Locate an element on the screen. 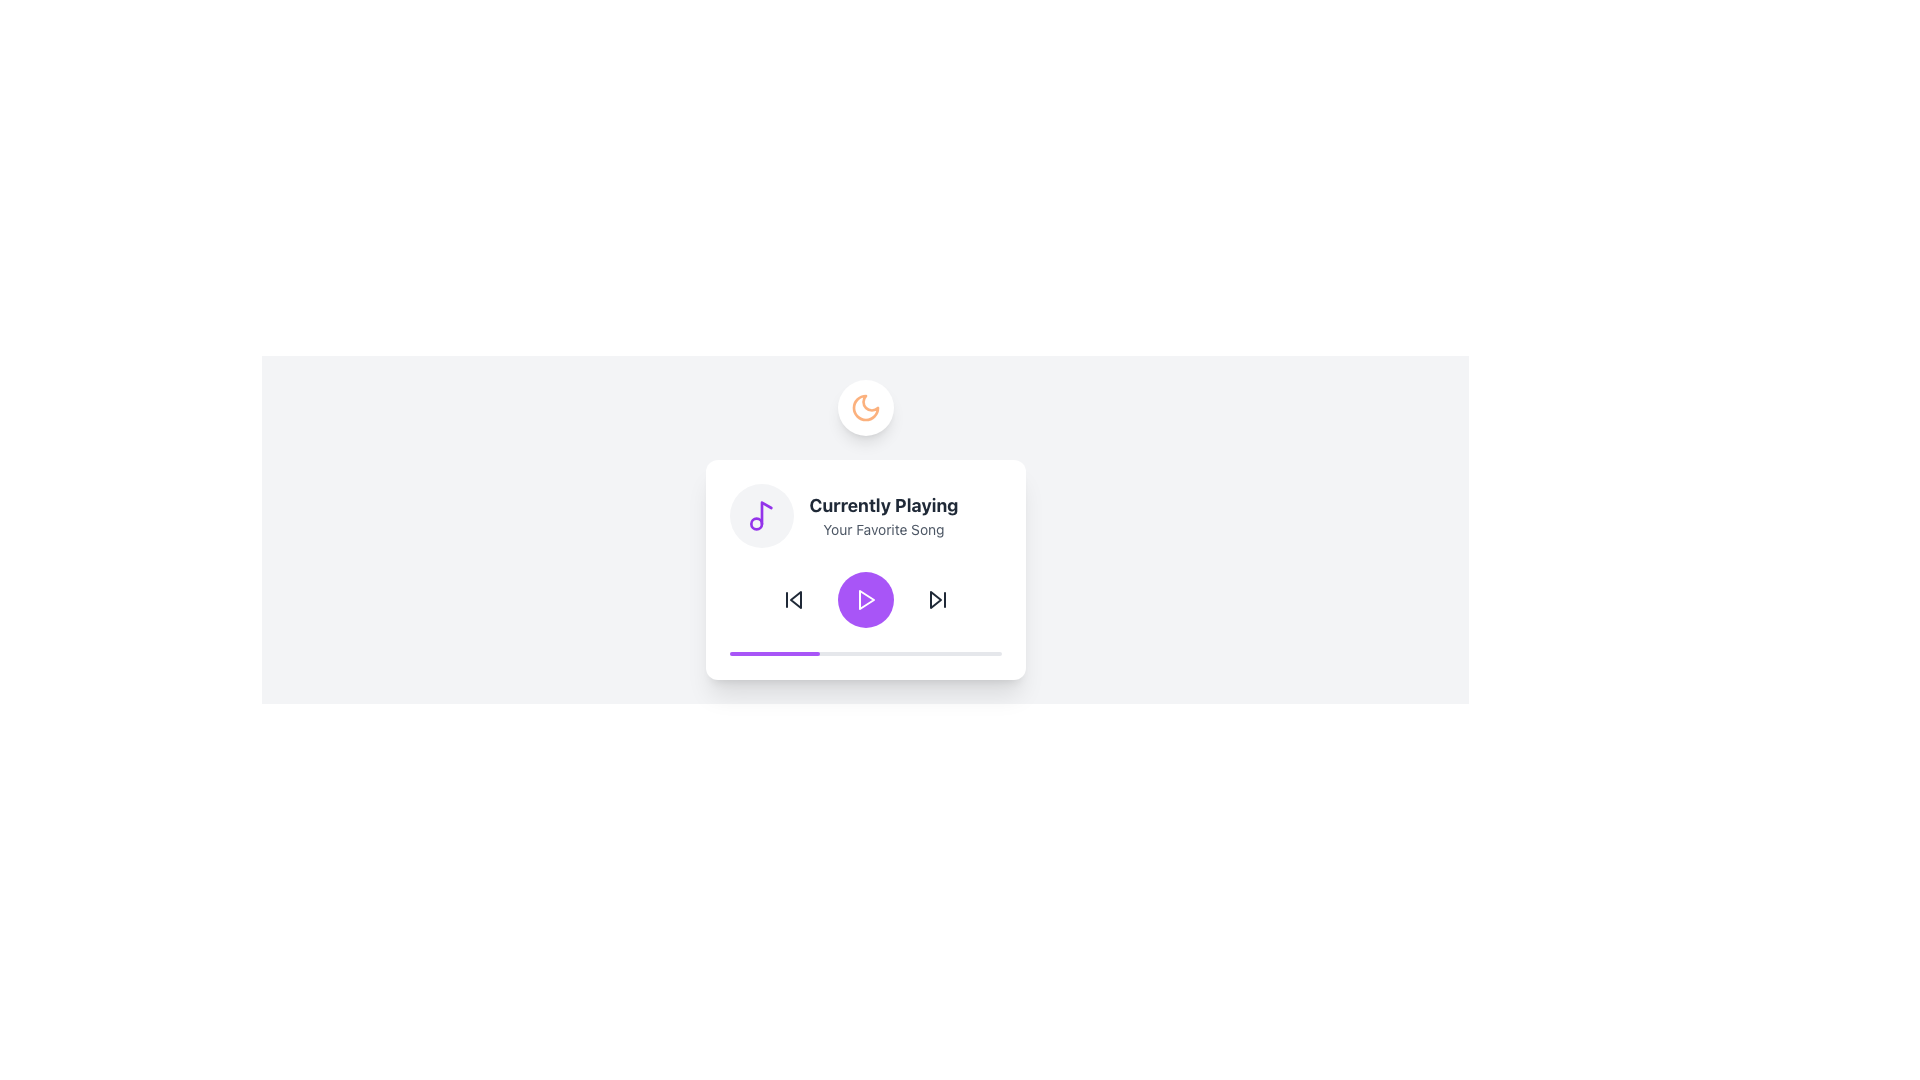  the circular button with a filled purple background and a white triangular play icon, which is the middle button in a group of three buttons at the bottom of the music playing interface is located at coordinates (865, 599).